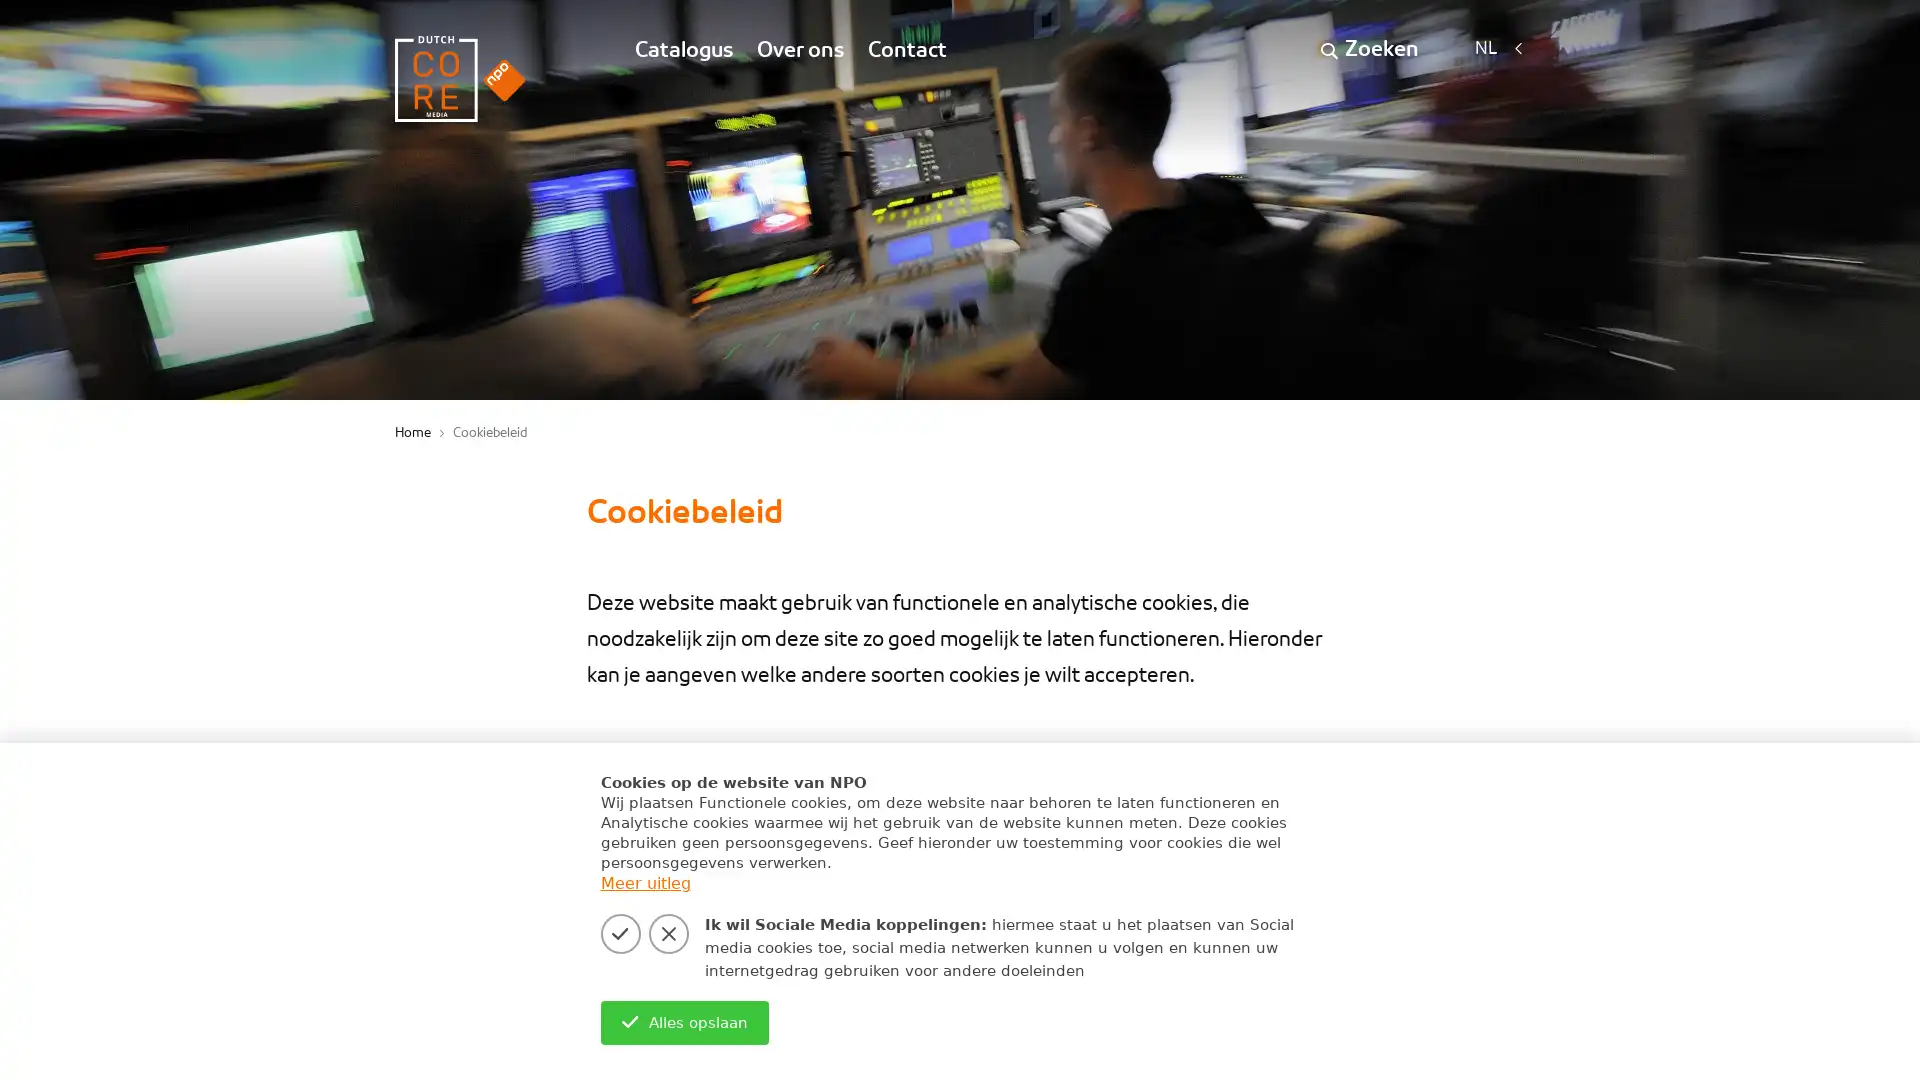 The image size is (1920, 1080). I want to click on Alles opslaan, so click(684, 1022).